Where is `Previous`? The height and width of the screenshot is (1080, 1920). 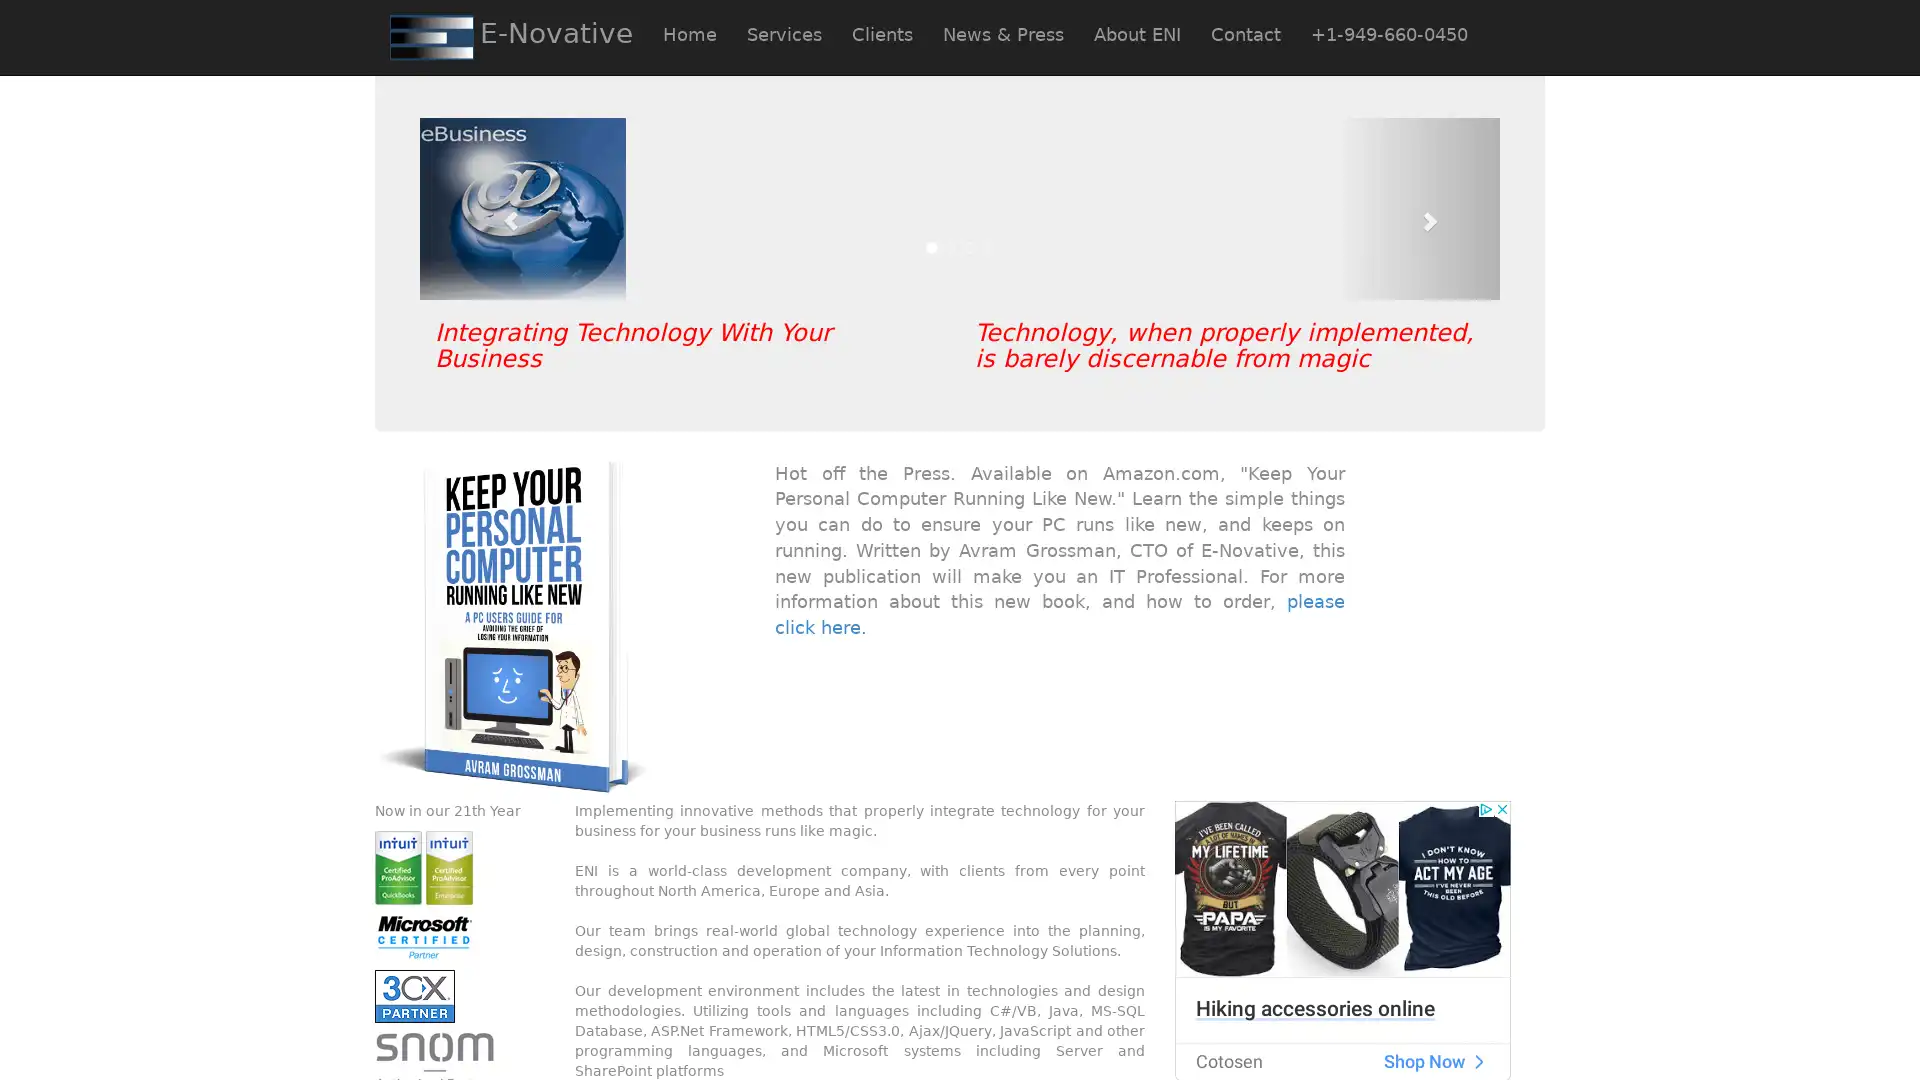 Previous is located at coordinates (500, 208).